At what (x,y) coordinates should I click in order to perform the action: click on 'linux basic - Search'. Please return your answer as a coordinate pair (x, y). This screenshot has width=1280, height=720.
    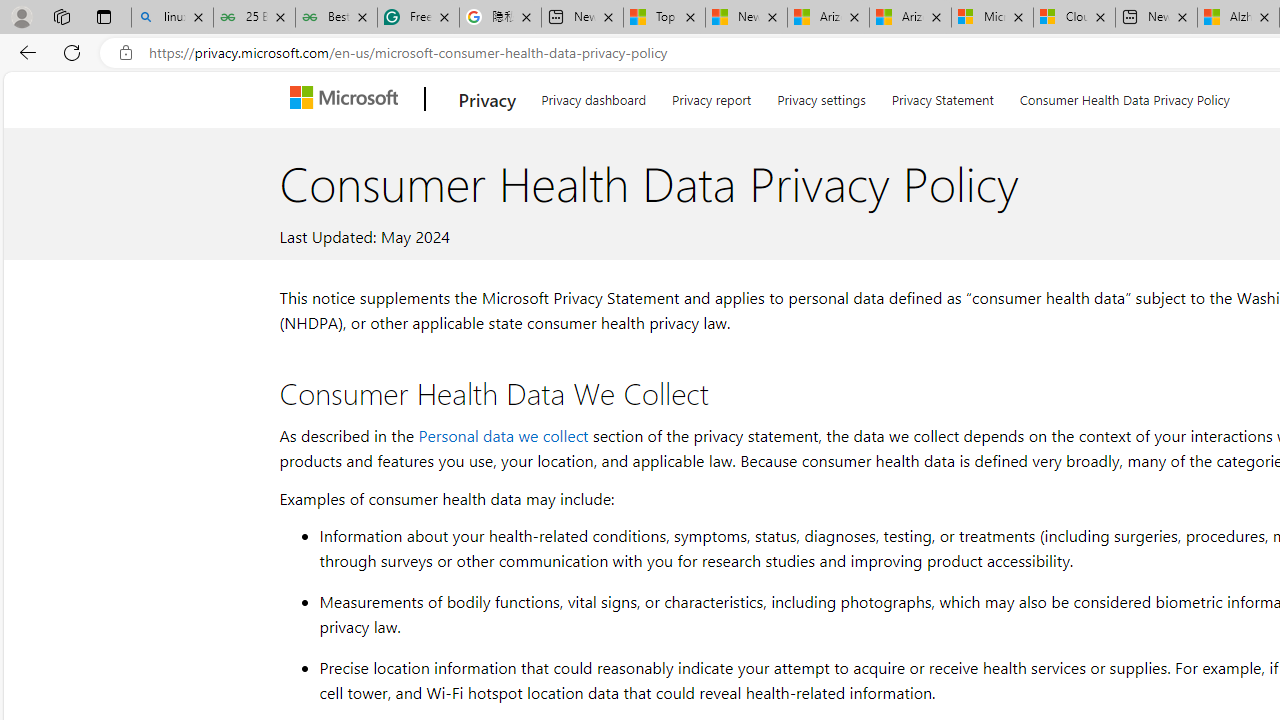
    Looking at the image, I should click on (172, 17).